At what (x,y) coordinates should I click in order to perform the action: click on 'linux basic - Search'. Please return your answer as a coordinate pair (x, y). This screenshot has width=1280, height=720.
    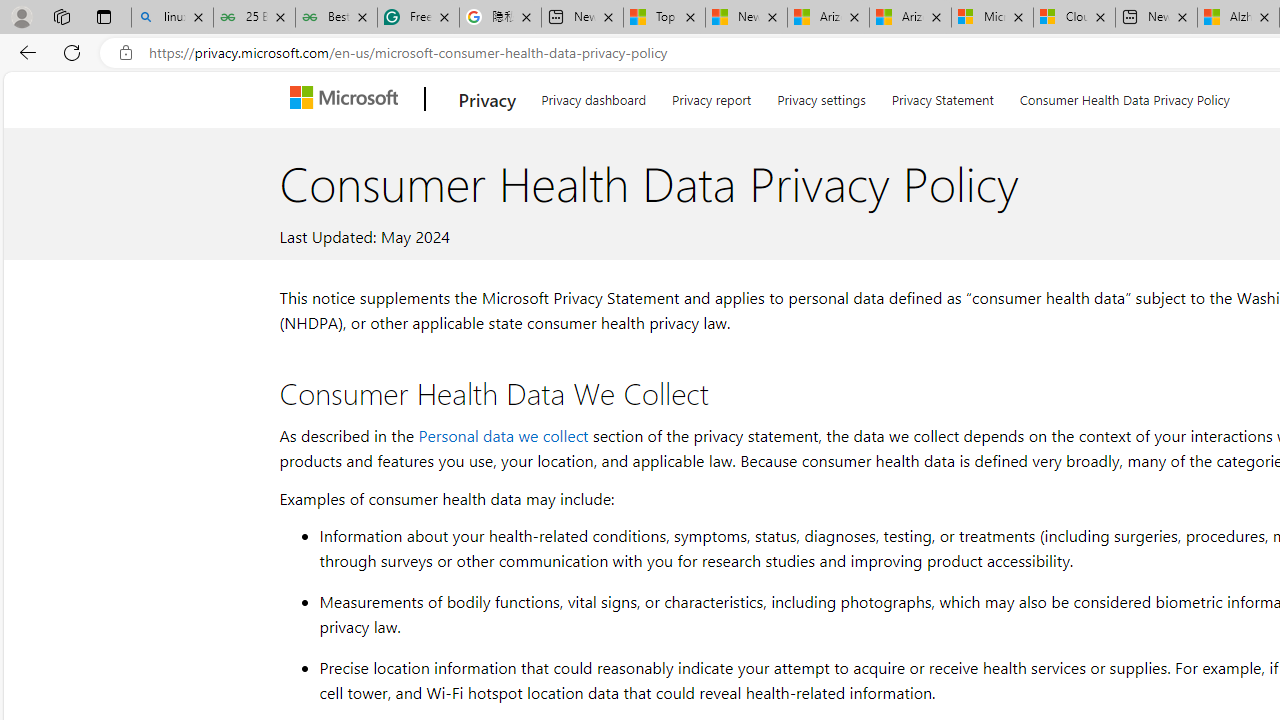
    Looking at the image, I should click on (172, 17).